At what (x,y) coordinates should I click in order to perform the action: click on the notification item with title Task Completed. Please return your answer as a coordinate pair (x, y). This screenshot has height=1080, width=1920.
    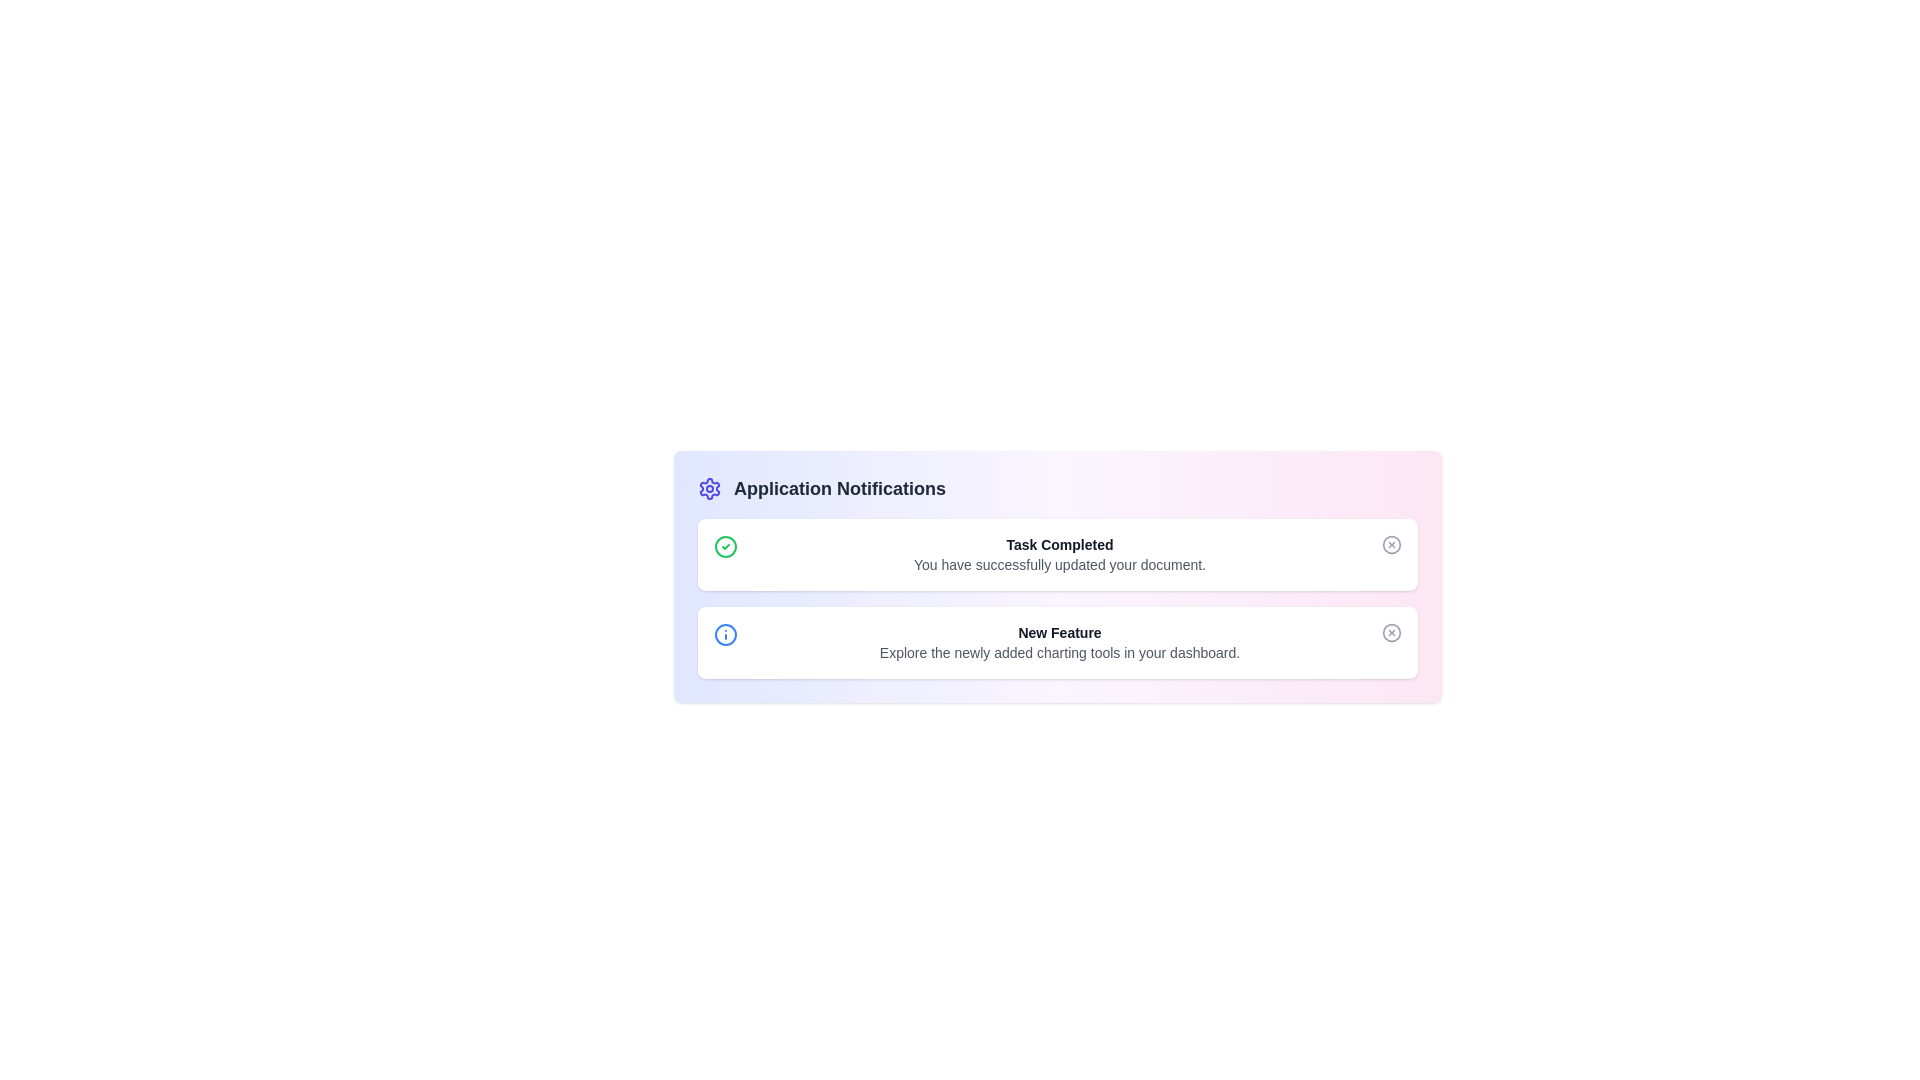
    Looking at the image, I should click on (1056, 555).